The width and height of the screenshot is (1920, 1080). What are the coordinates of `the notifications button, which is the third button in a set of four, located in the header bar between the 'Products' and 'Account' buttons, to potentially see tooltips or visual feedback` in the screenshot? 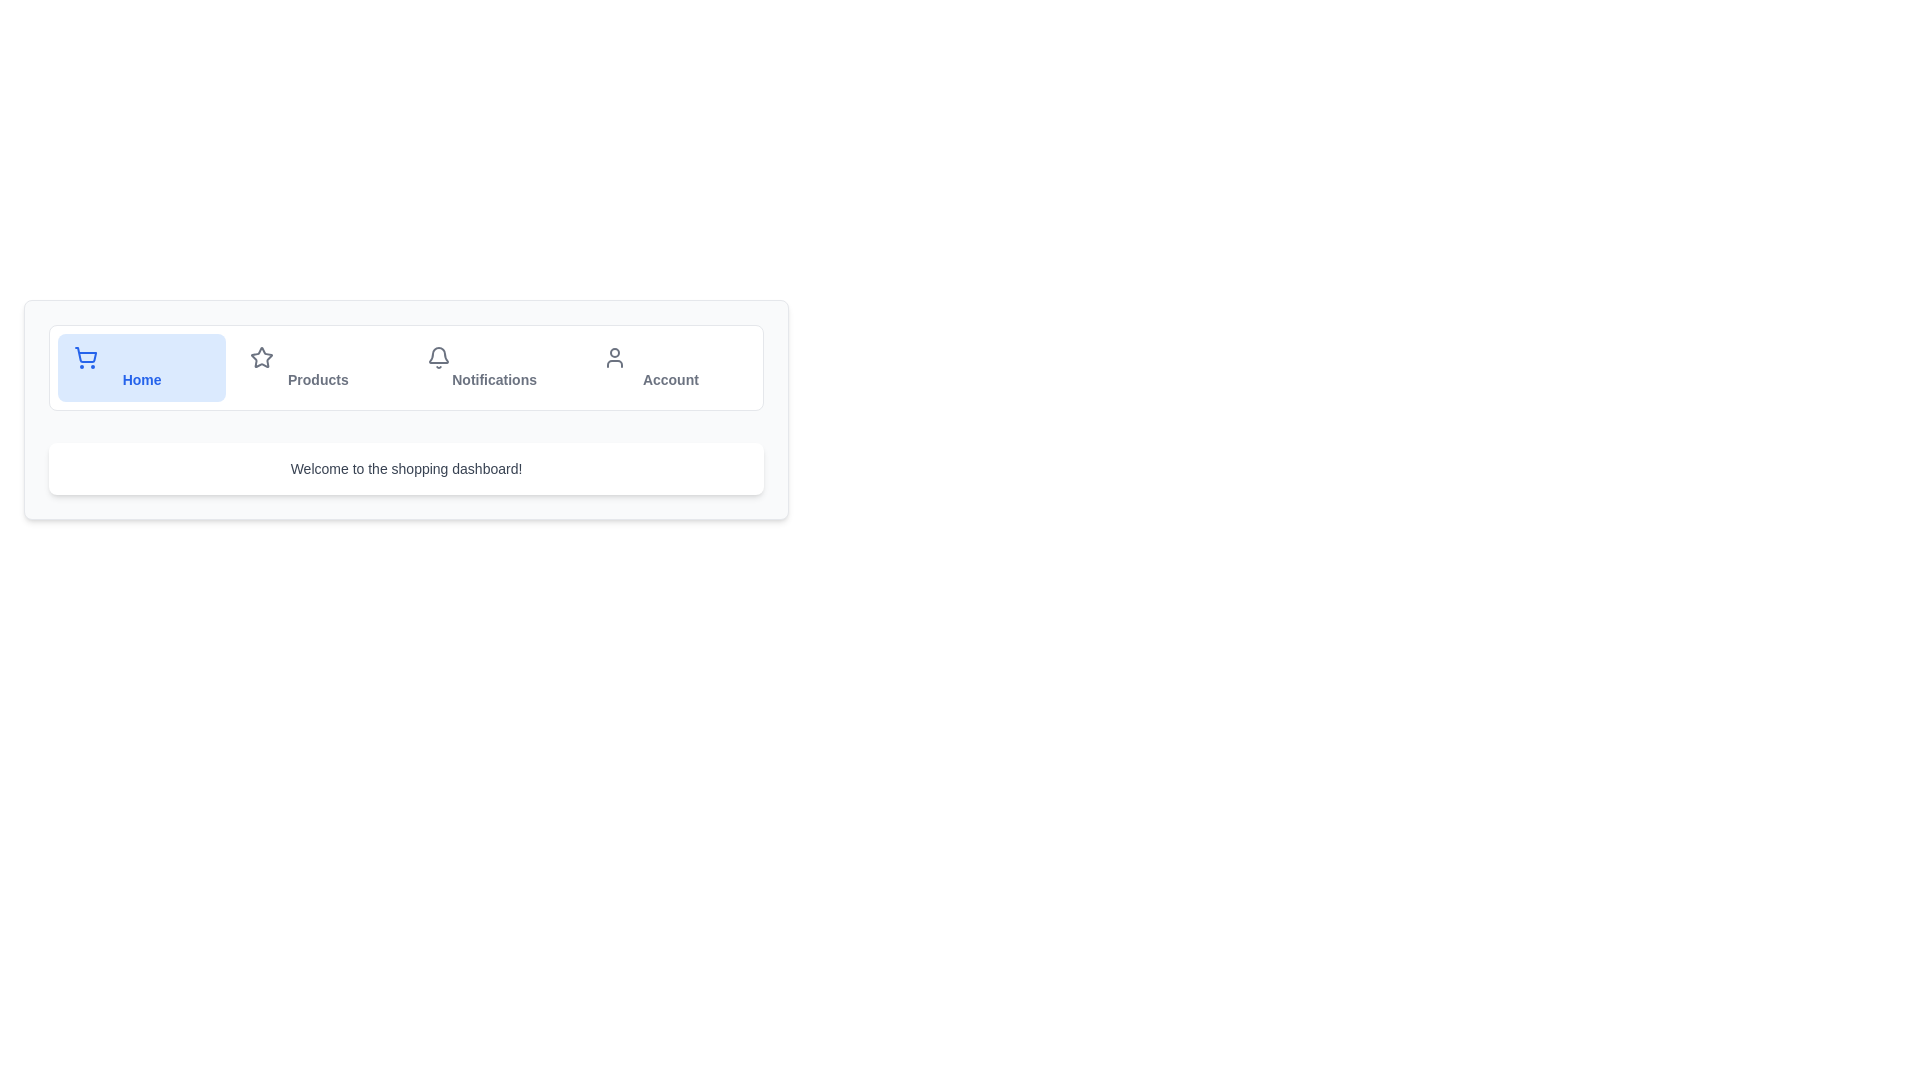 It's located at (494, 367).